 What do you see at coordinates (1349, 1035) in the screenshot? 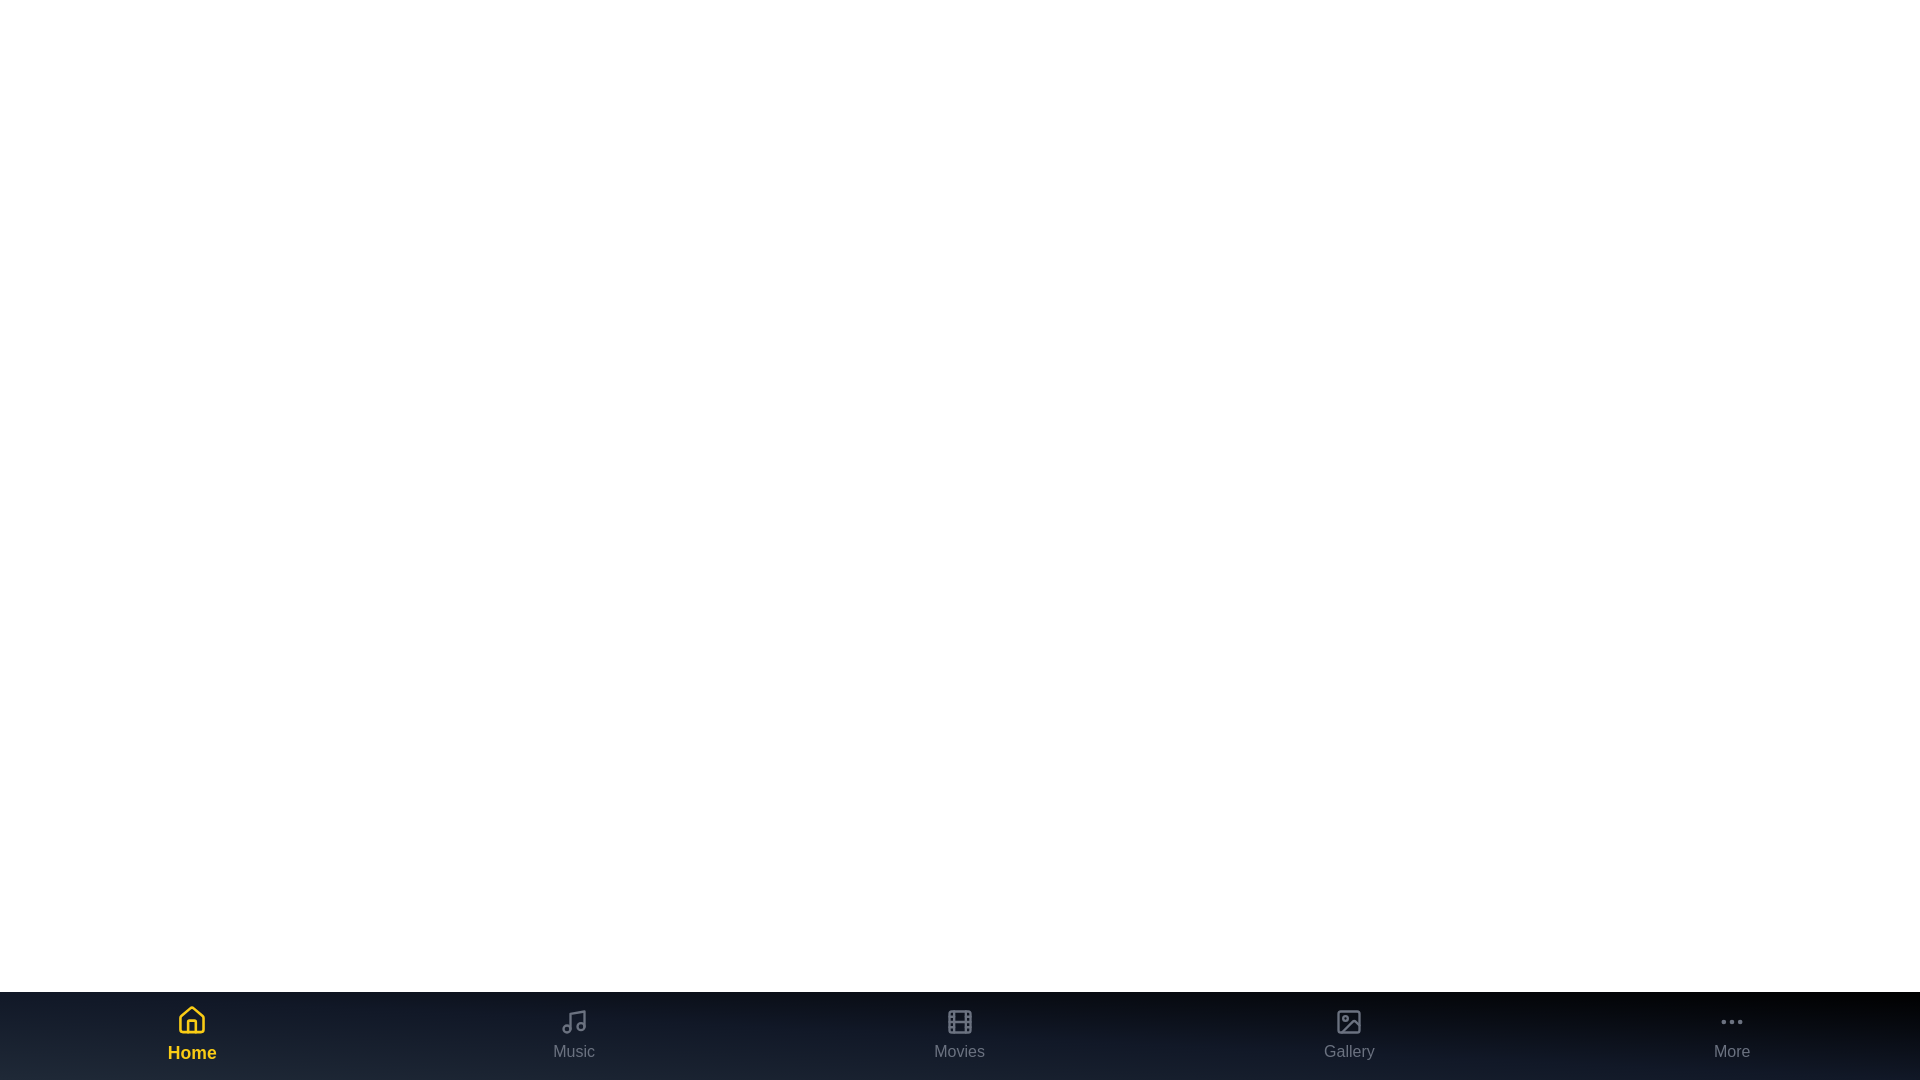
I see `the Gallery tab in the bottom navigation bar` at bounding box center [1349, 1035].